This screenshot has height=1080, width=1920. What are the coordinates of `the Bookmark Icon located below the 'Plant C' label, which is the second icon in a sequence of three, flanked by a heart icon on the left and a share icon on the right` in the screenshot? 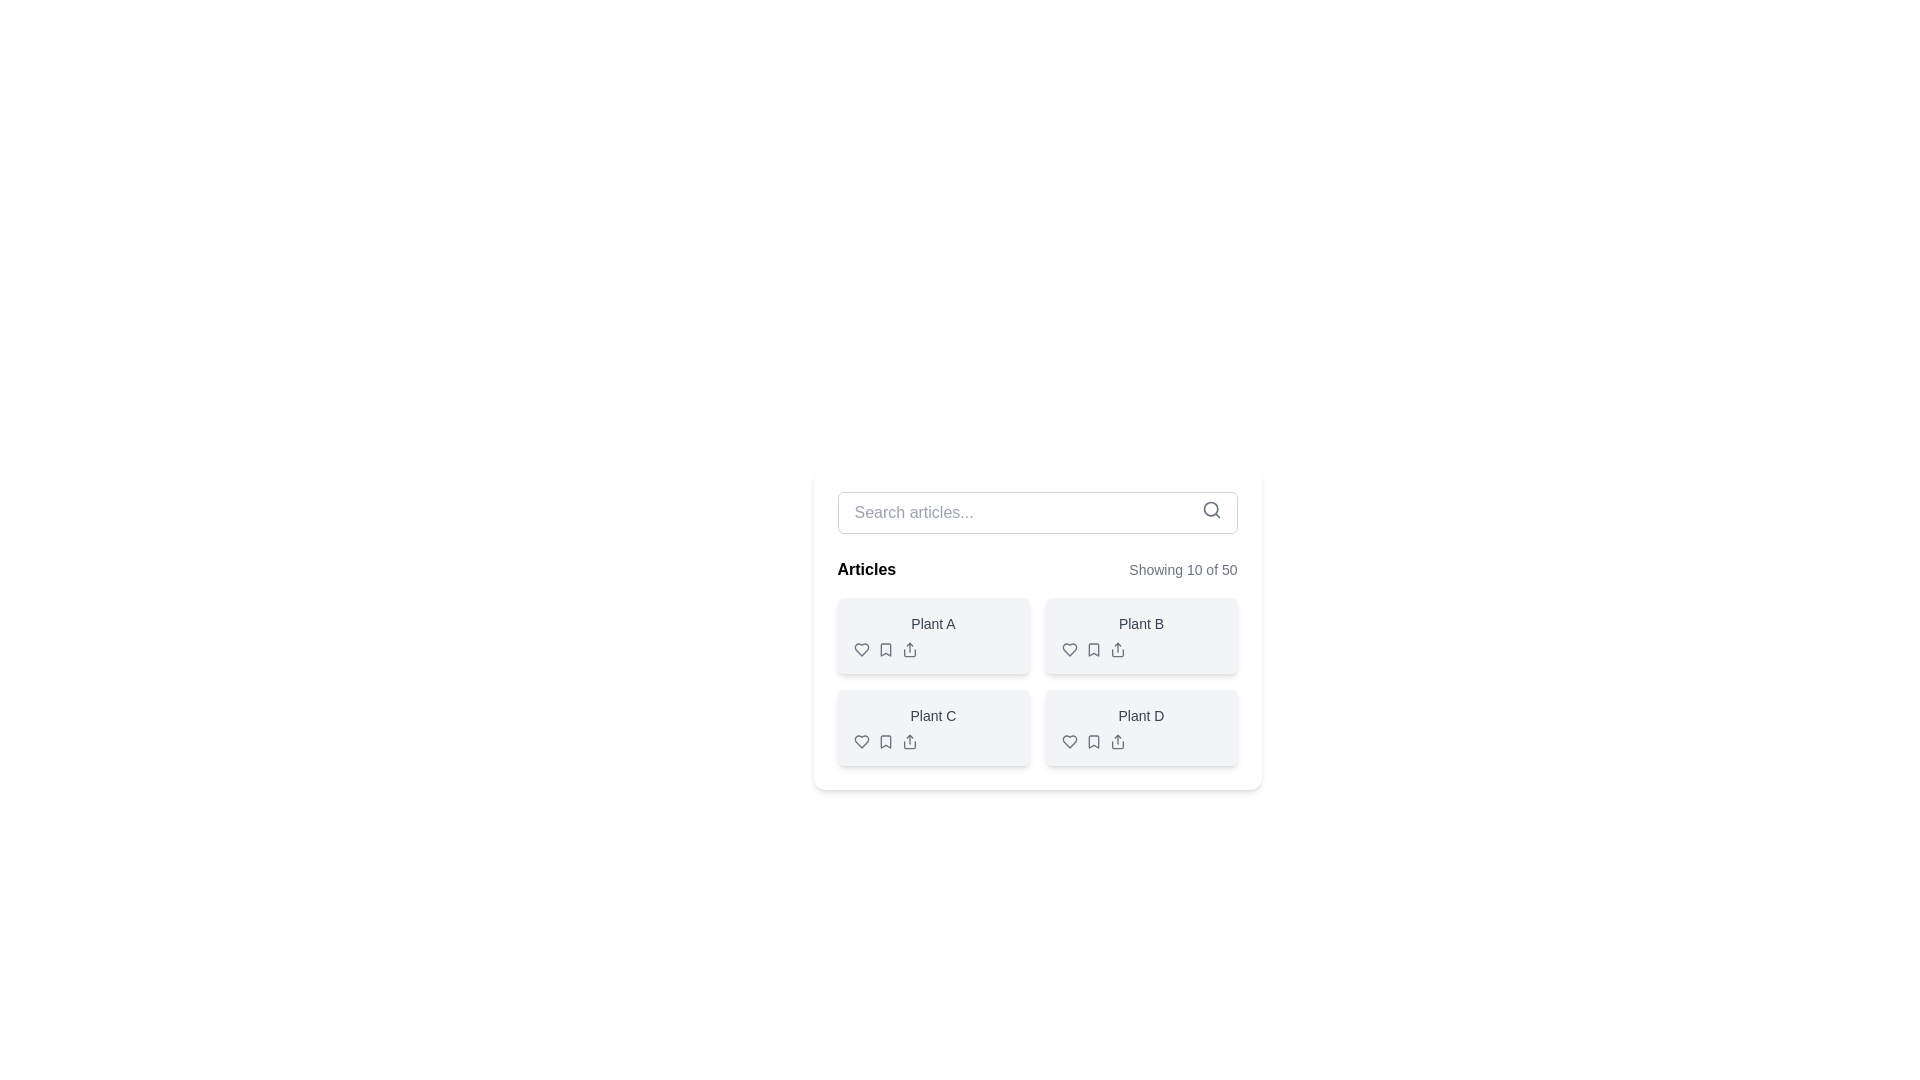 It's located at (884, 741).